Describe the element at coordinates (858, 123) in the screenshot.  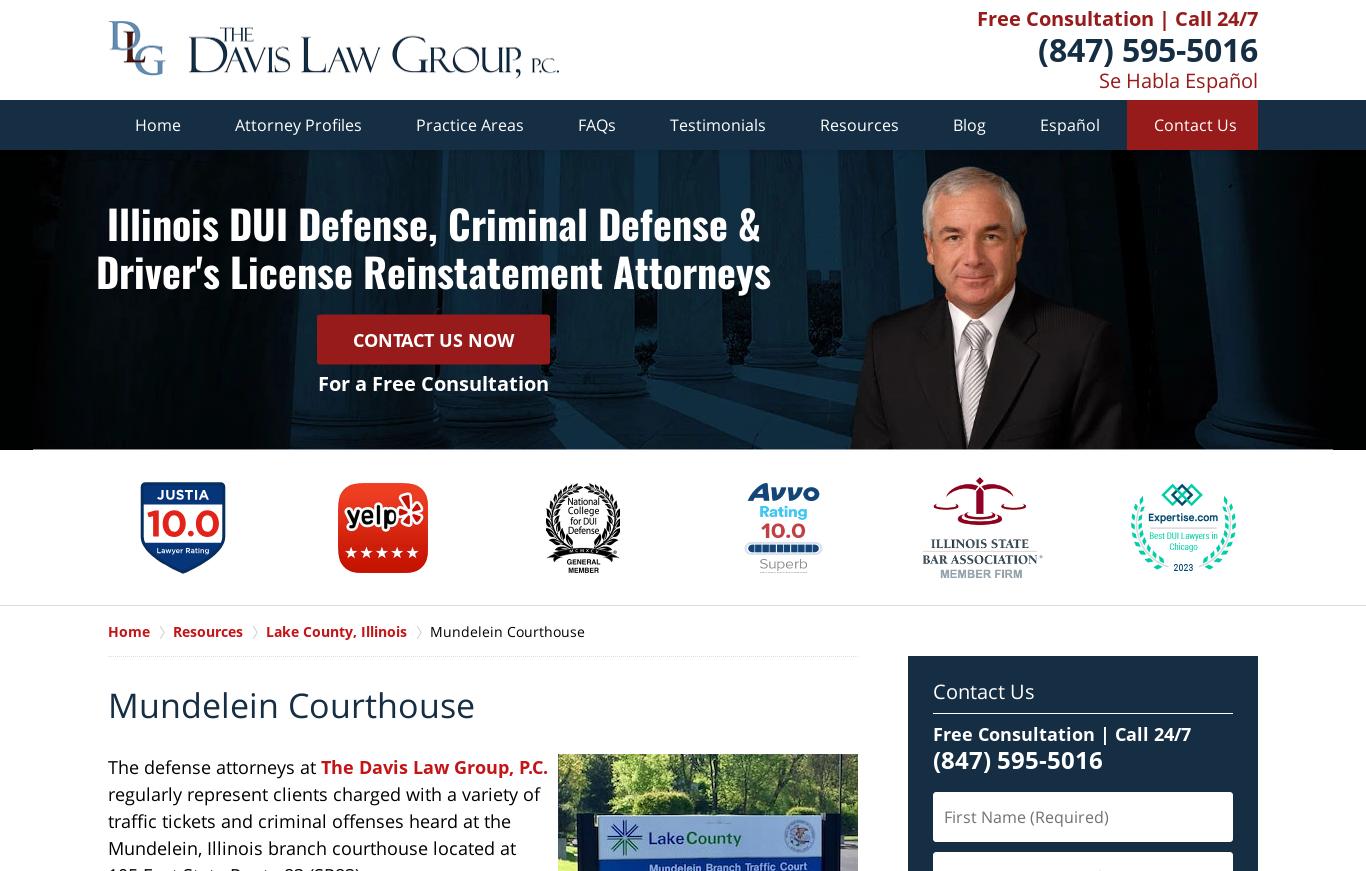
I see `'Resources'` at that location.